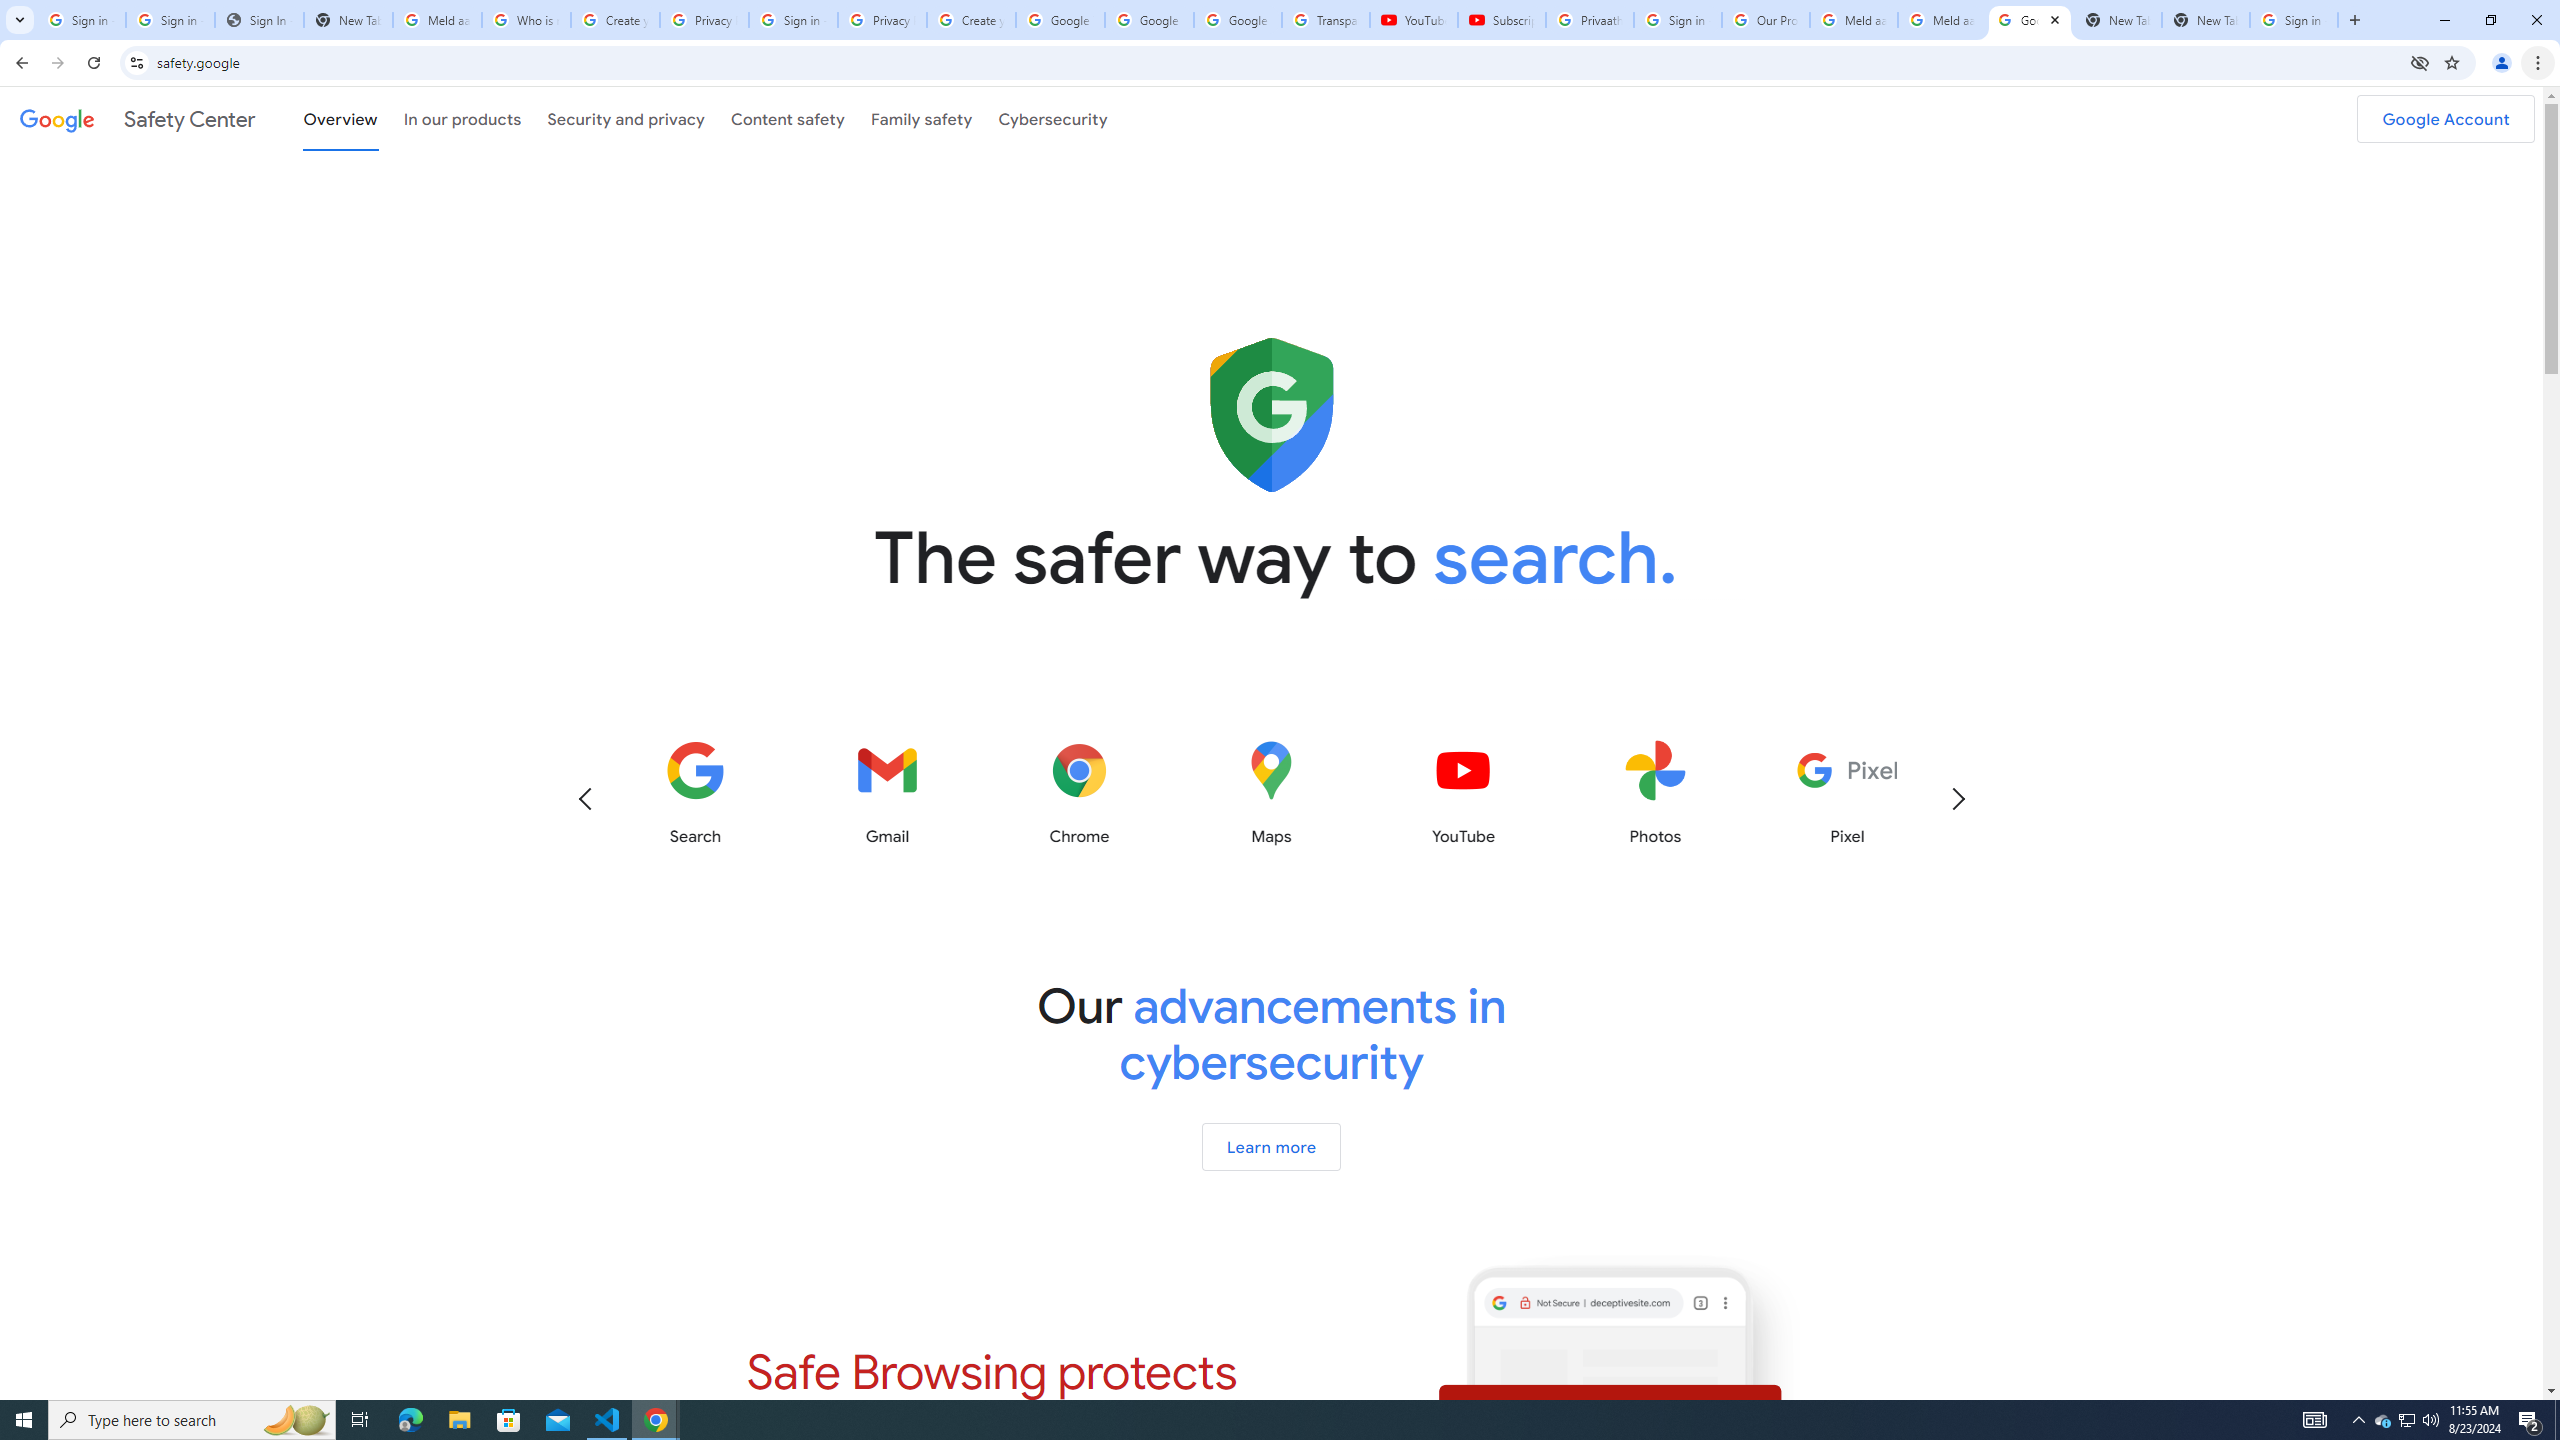 The width and height of the screenshot is (2560, 1440). What do you see at coordinates (921, 118) in the screenshot?
I see `'Family safety'` at bounding box center [921, 118].